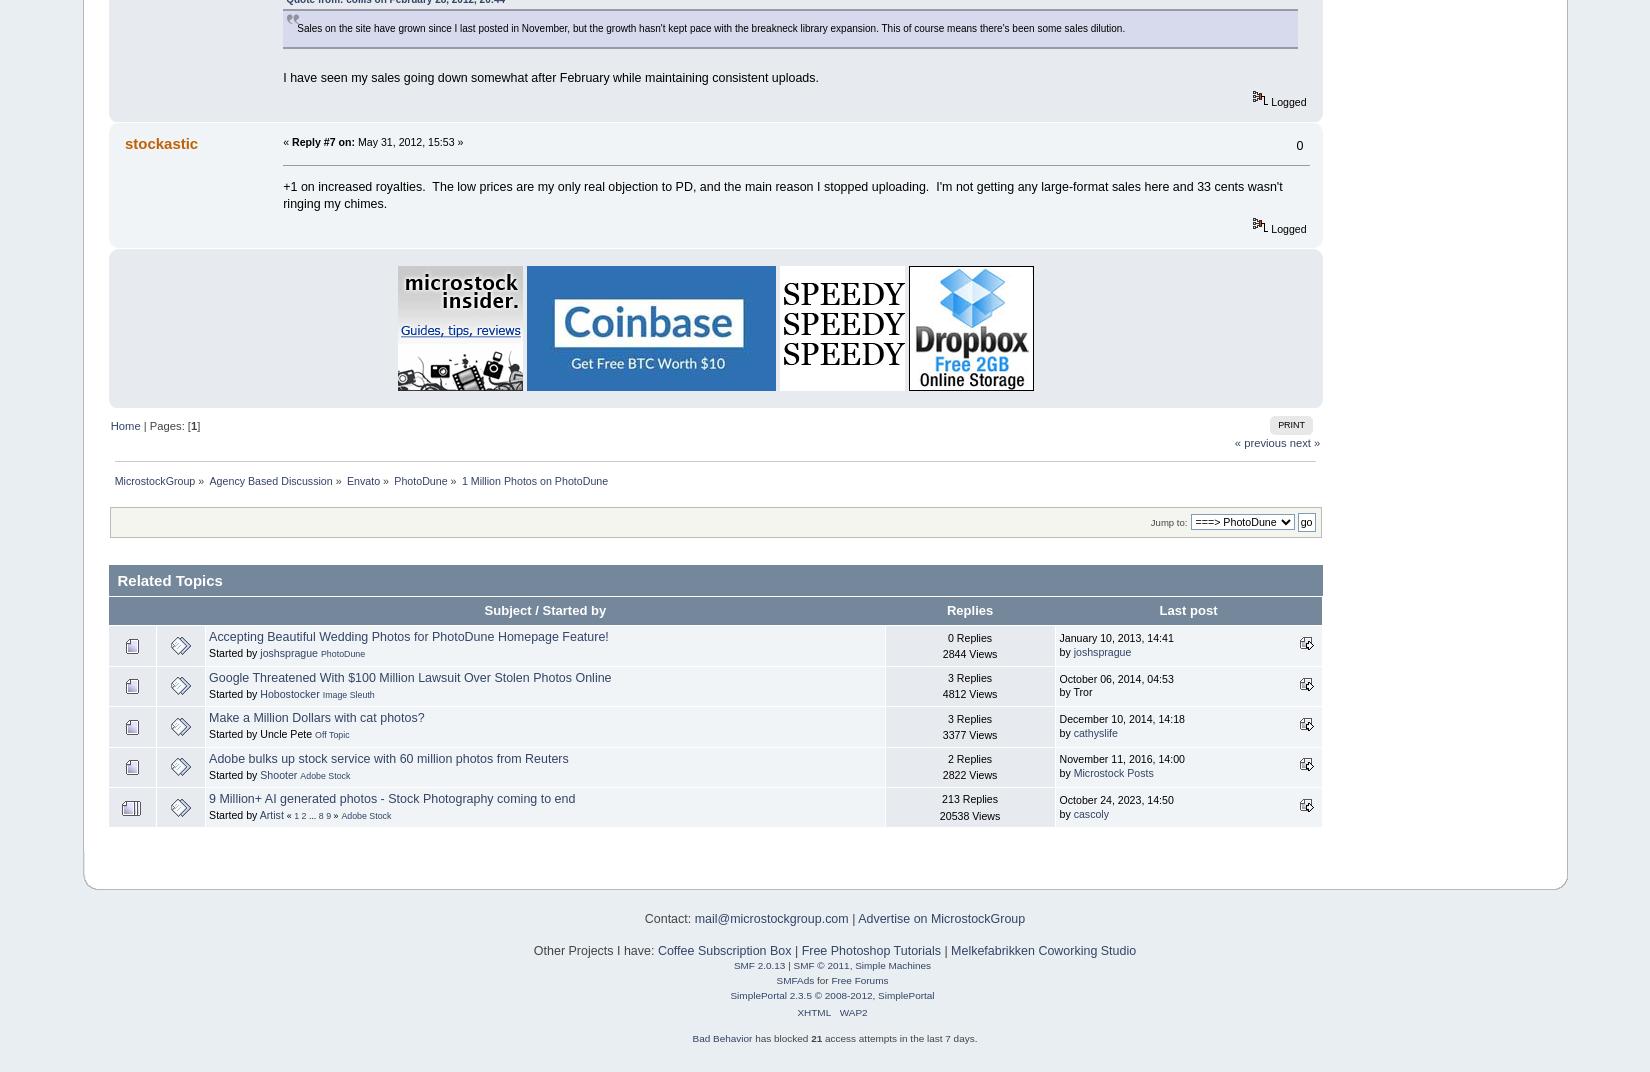 This screenshot has height=1072, width=1650. What do you see at coordinates (781, 193) in the screenshot?
I see `'+1 on increased royalties.  The low prices are my only real objection to PD, and the main reason I stopped uploading.  I'm not getting any large-format sales here and 33 cents wasn't ringing my chimes.'` at bounding box center [781, 193].